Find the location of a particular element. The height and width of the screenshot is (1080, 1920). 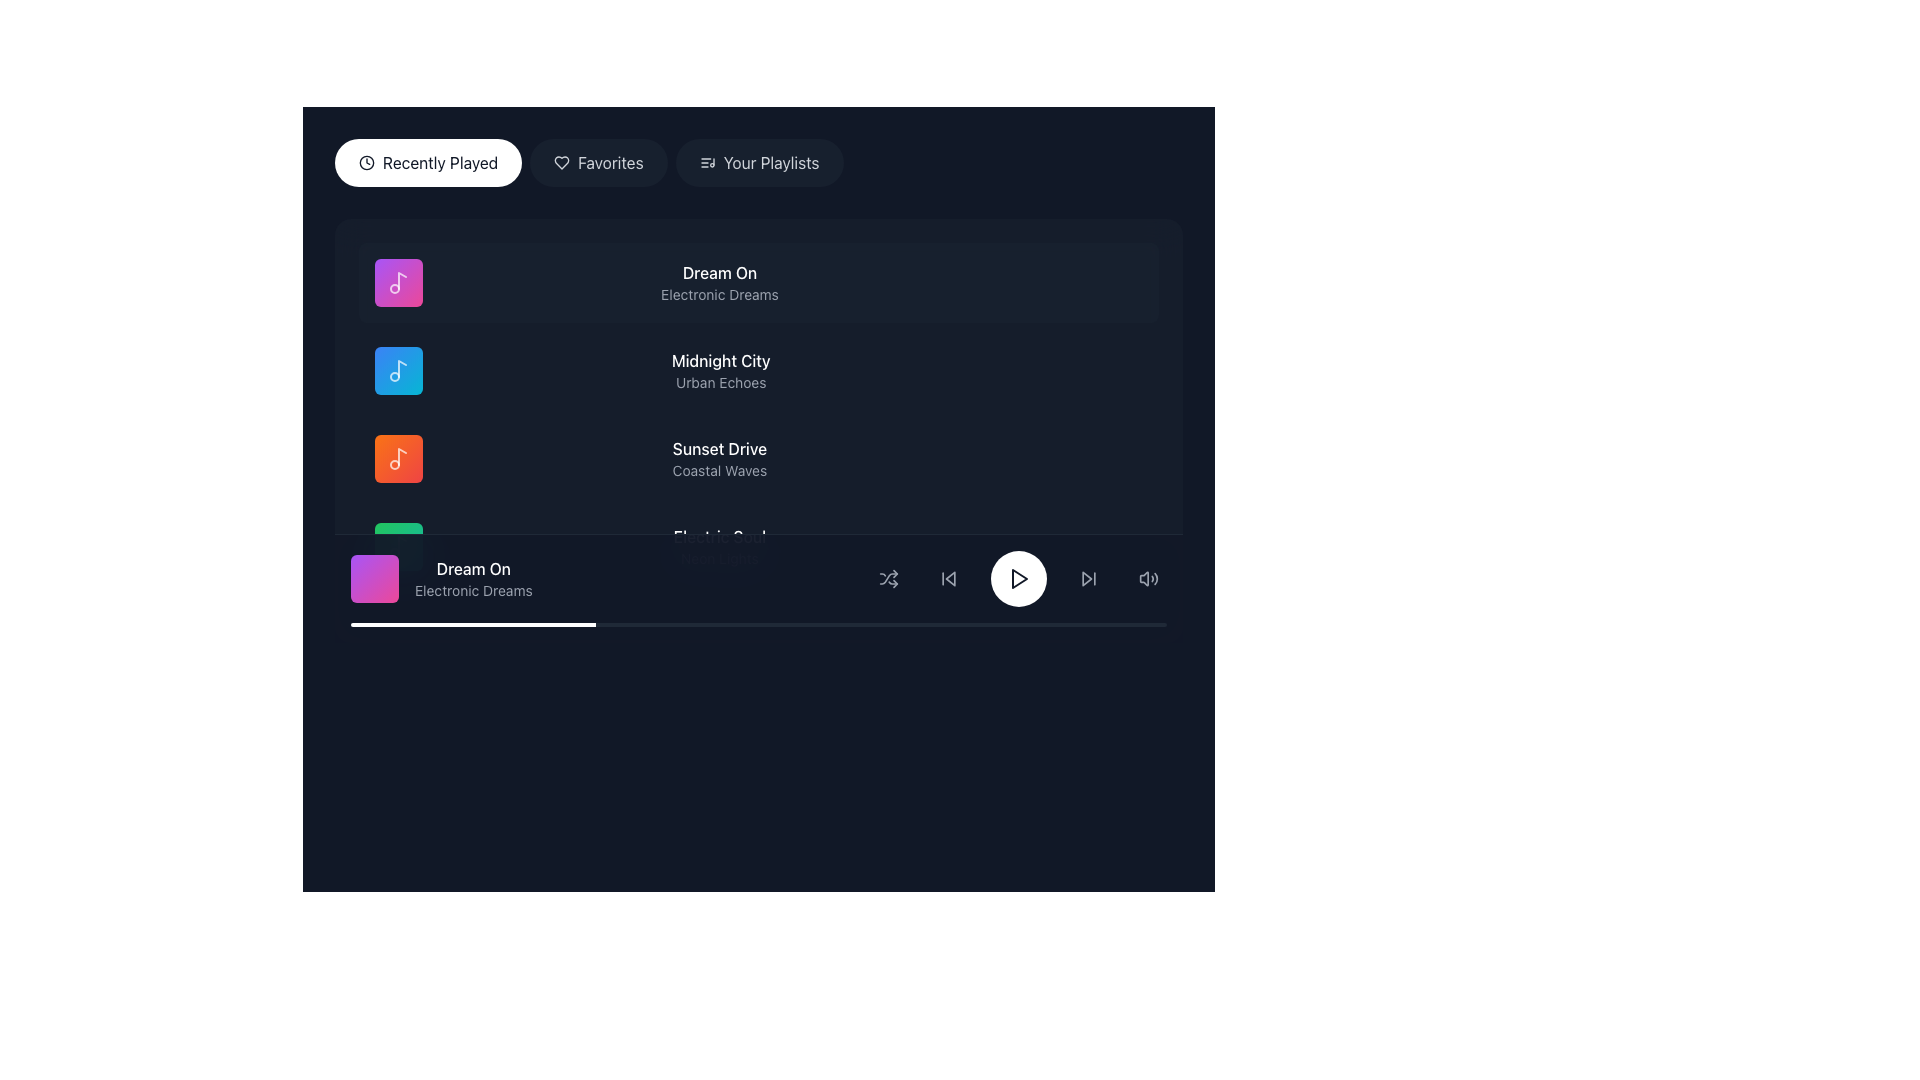

the shuffle mode toggle button located in the bottom control bar, to the left of the central play button is located at coordinates (887, 578).